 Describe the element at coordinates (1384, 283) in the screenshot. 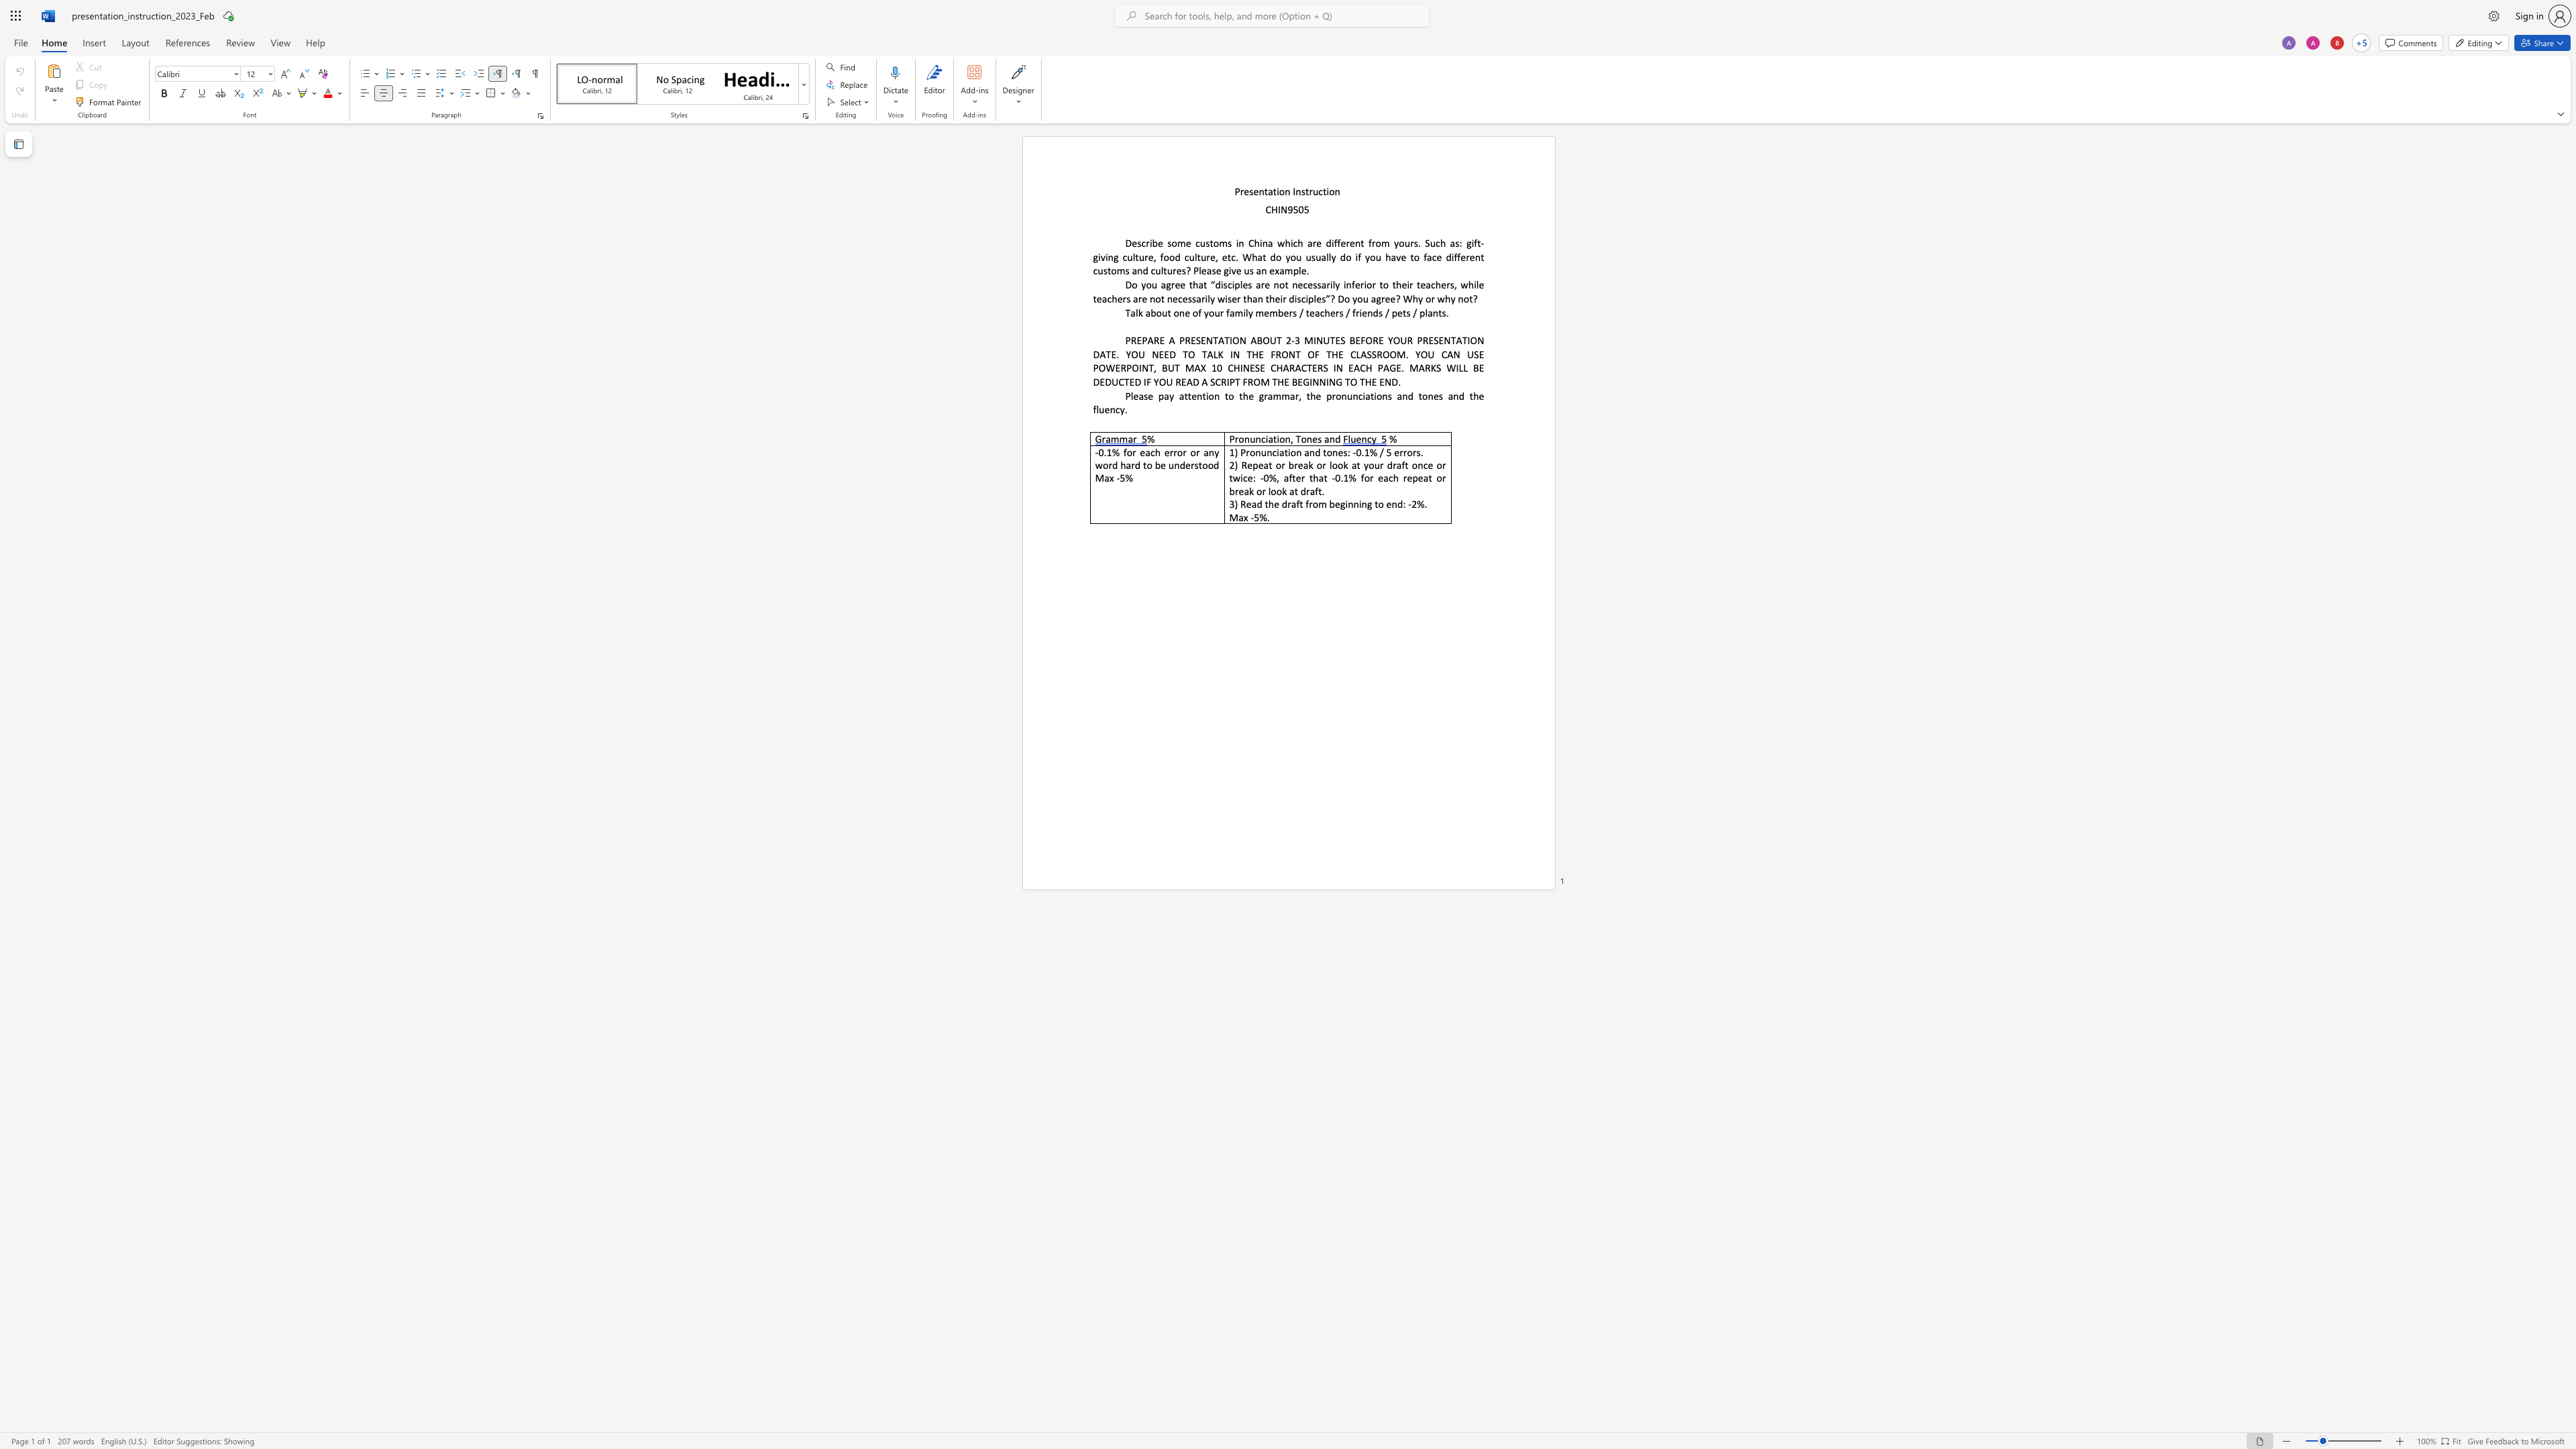

I see `the 5th character "o" in the text` at that location.